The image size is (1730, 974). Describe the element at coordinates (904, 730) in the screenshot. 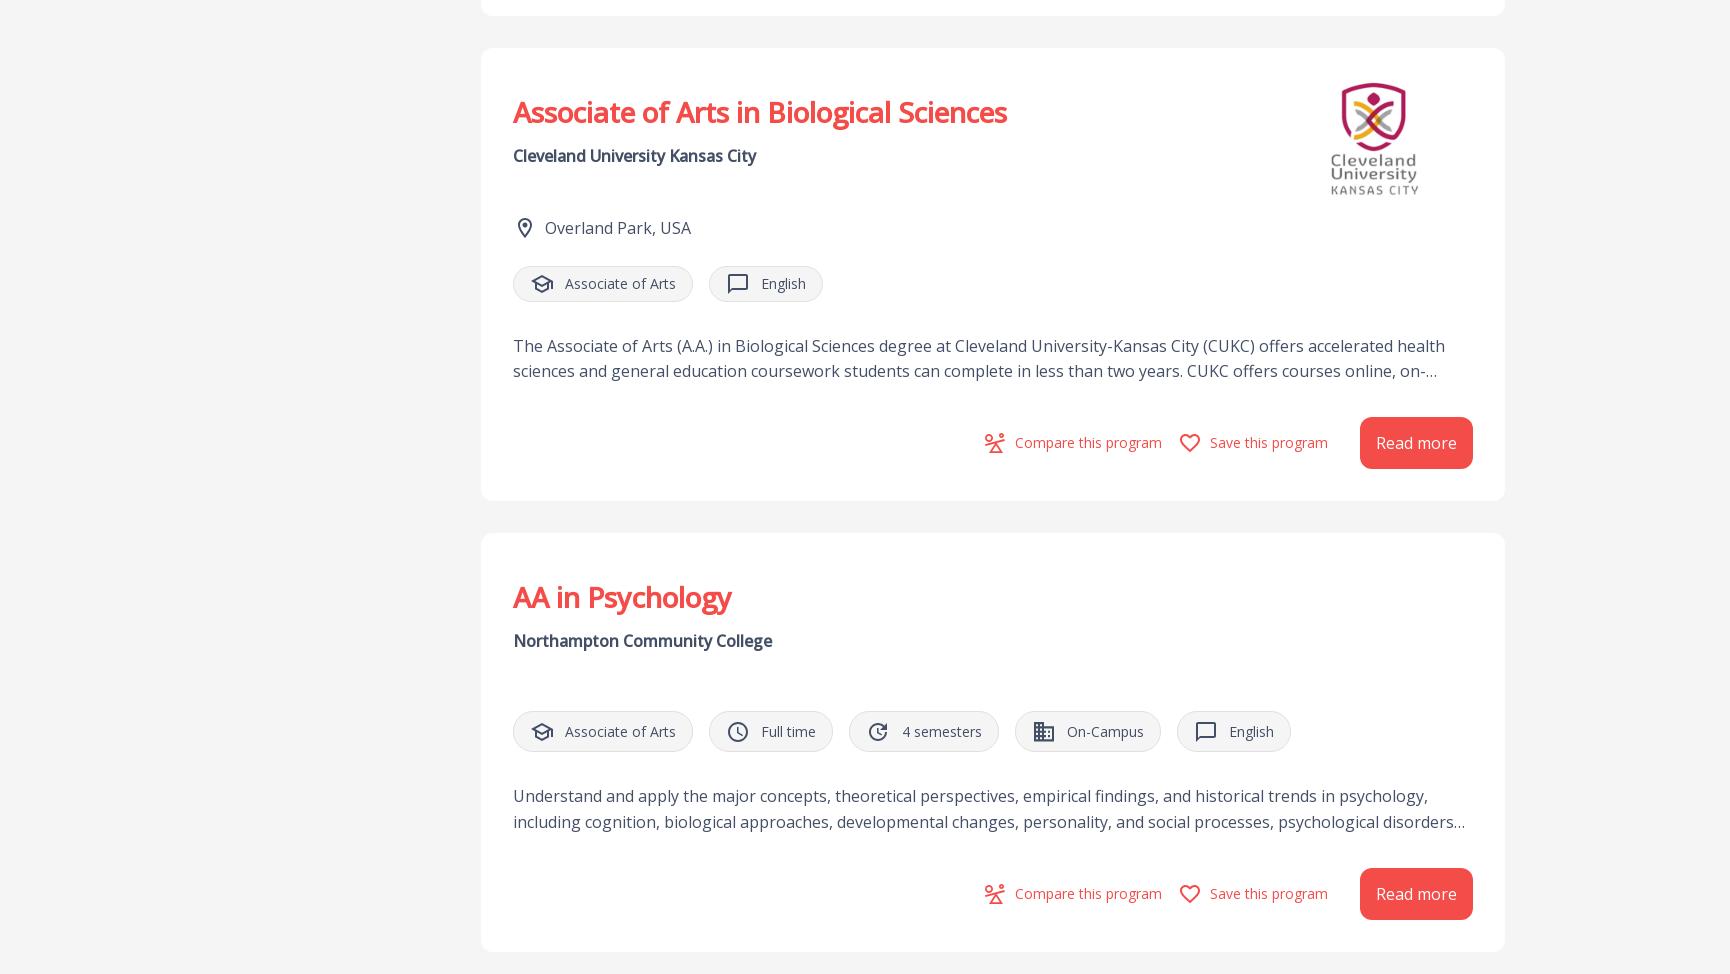

I see `'4'` at that location.